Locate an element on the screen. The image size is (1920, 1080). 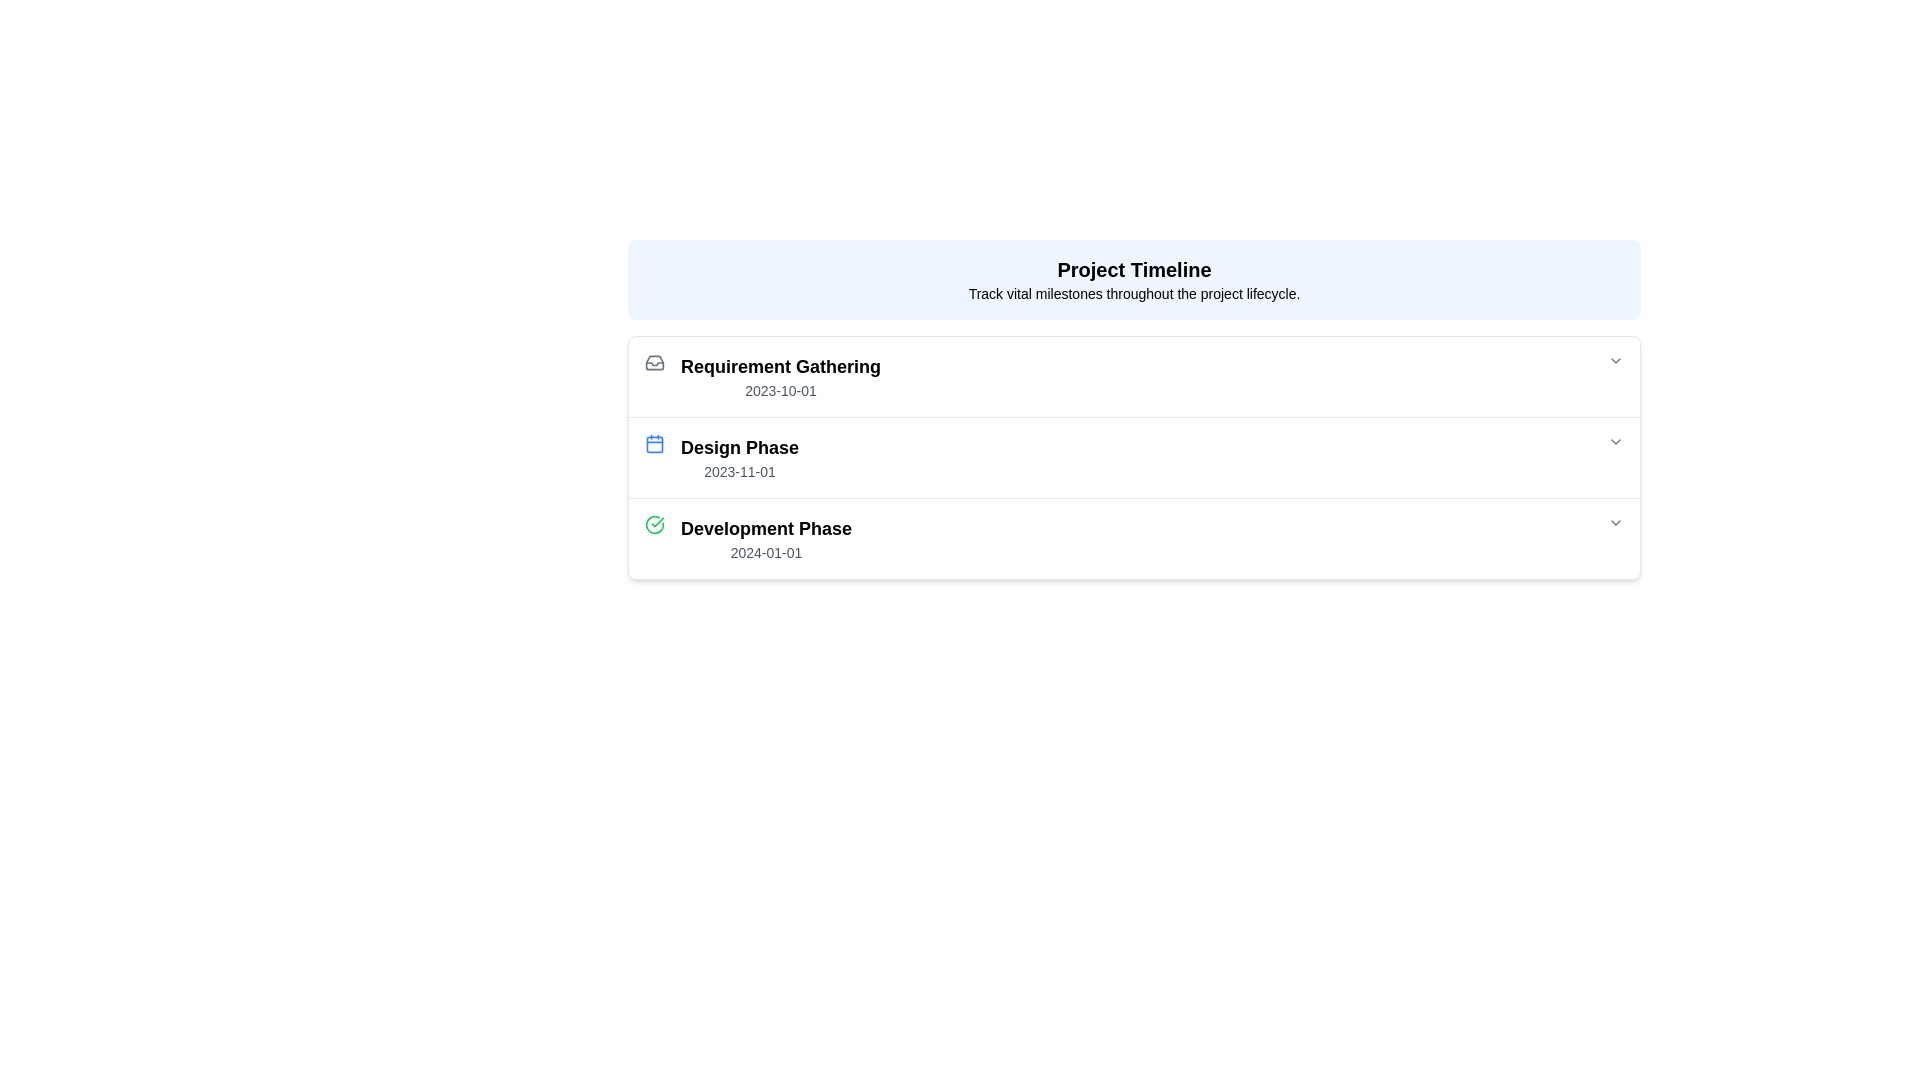
the Text display element that shows 'Development Phase' and '2024-01-01', located under the 'Project Timeline' heading is located at coordinates (765, 538).